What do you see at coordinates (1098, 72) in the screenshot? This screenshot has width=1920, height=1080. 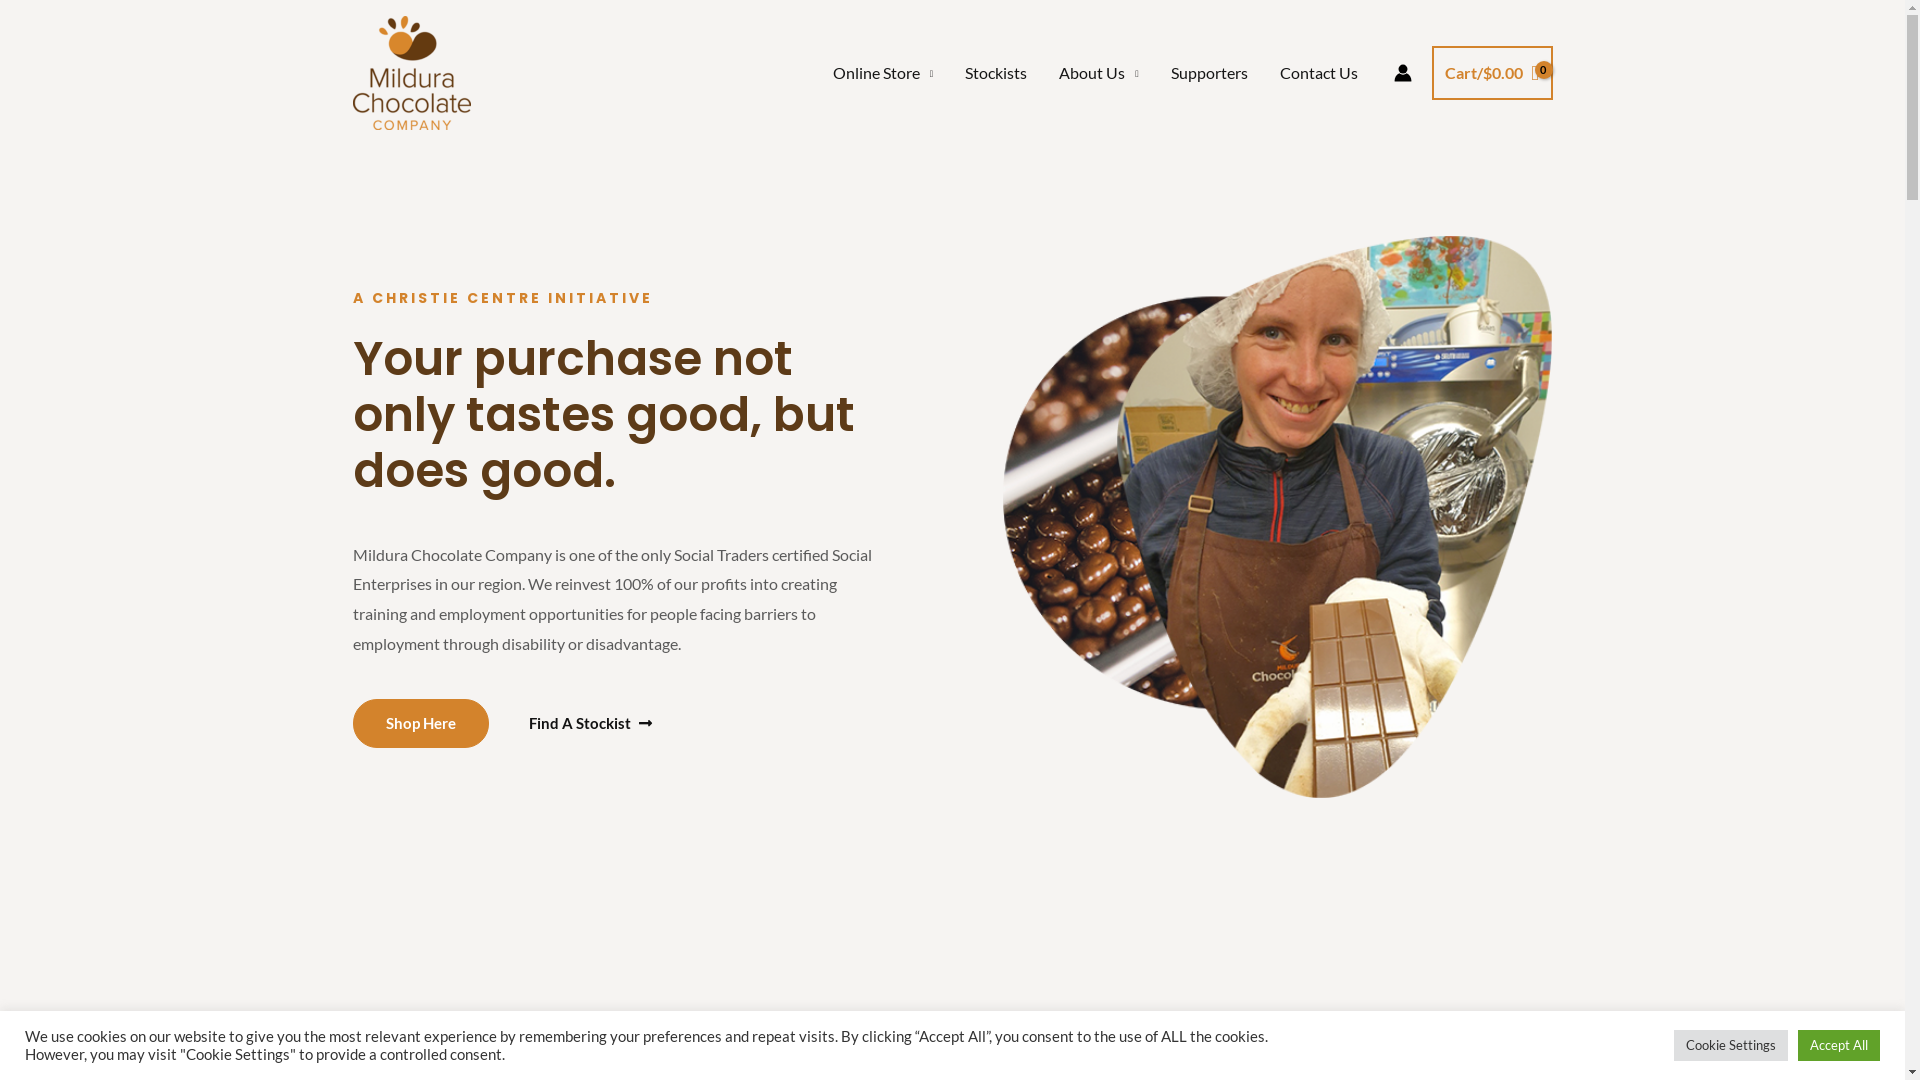 I see `'About Us'` at bounding box center [1098, 72].